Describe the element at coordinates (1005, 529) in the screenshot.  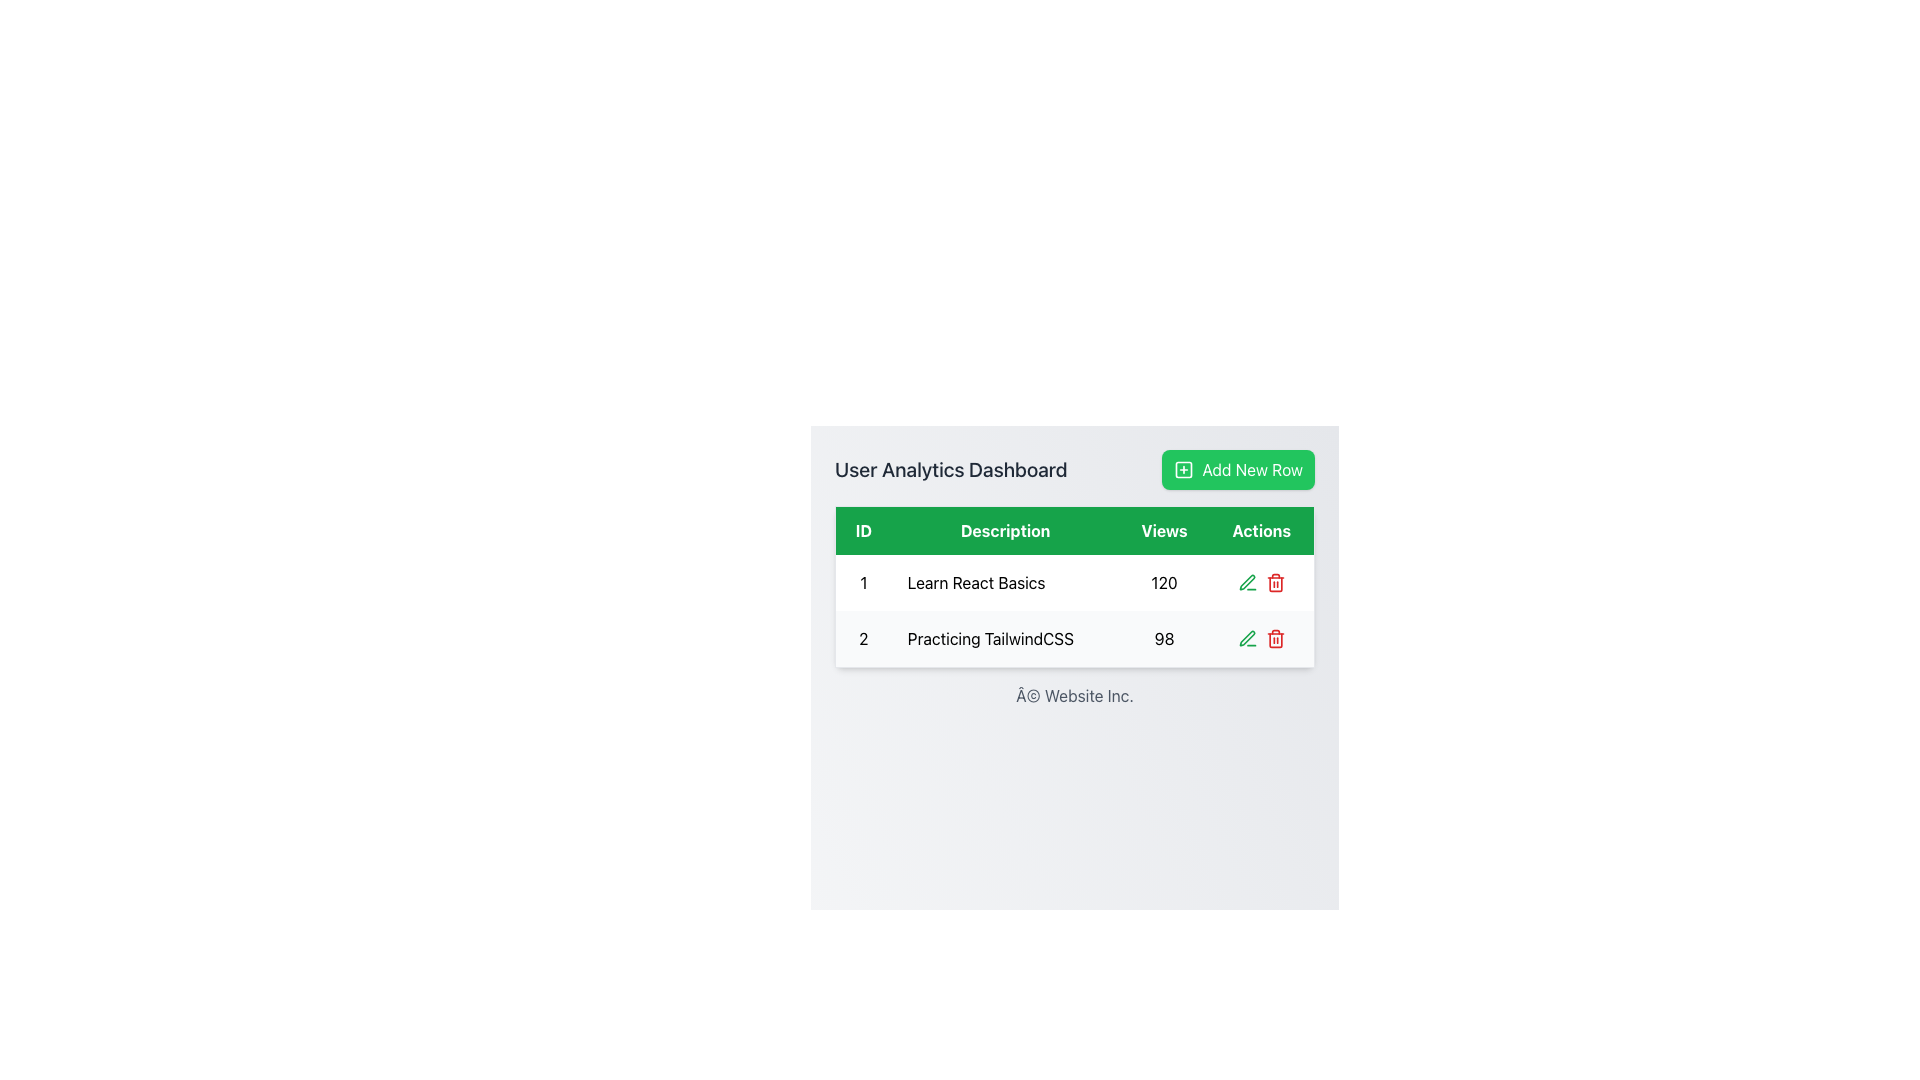
I see `'Description' label from the header cell of the table, which is located in the second column between 'ID' and 'Views'` at that location.